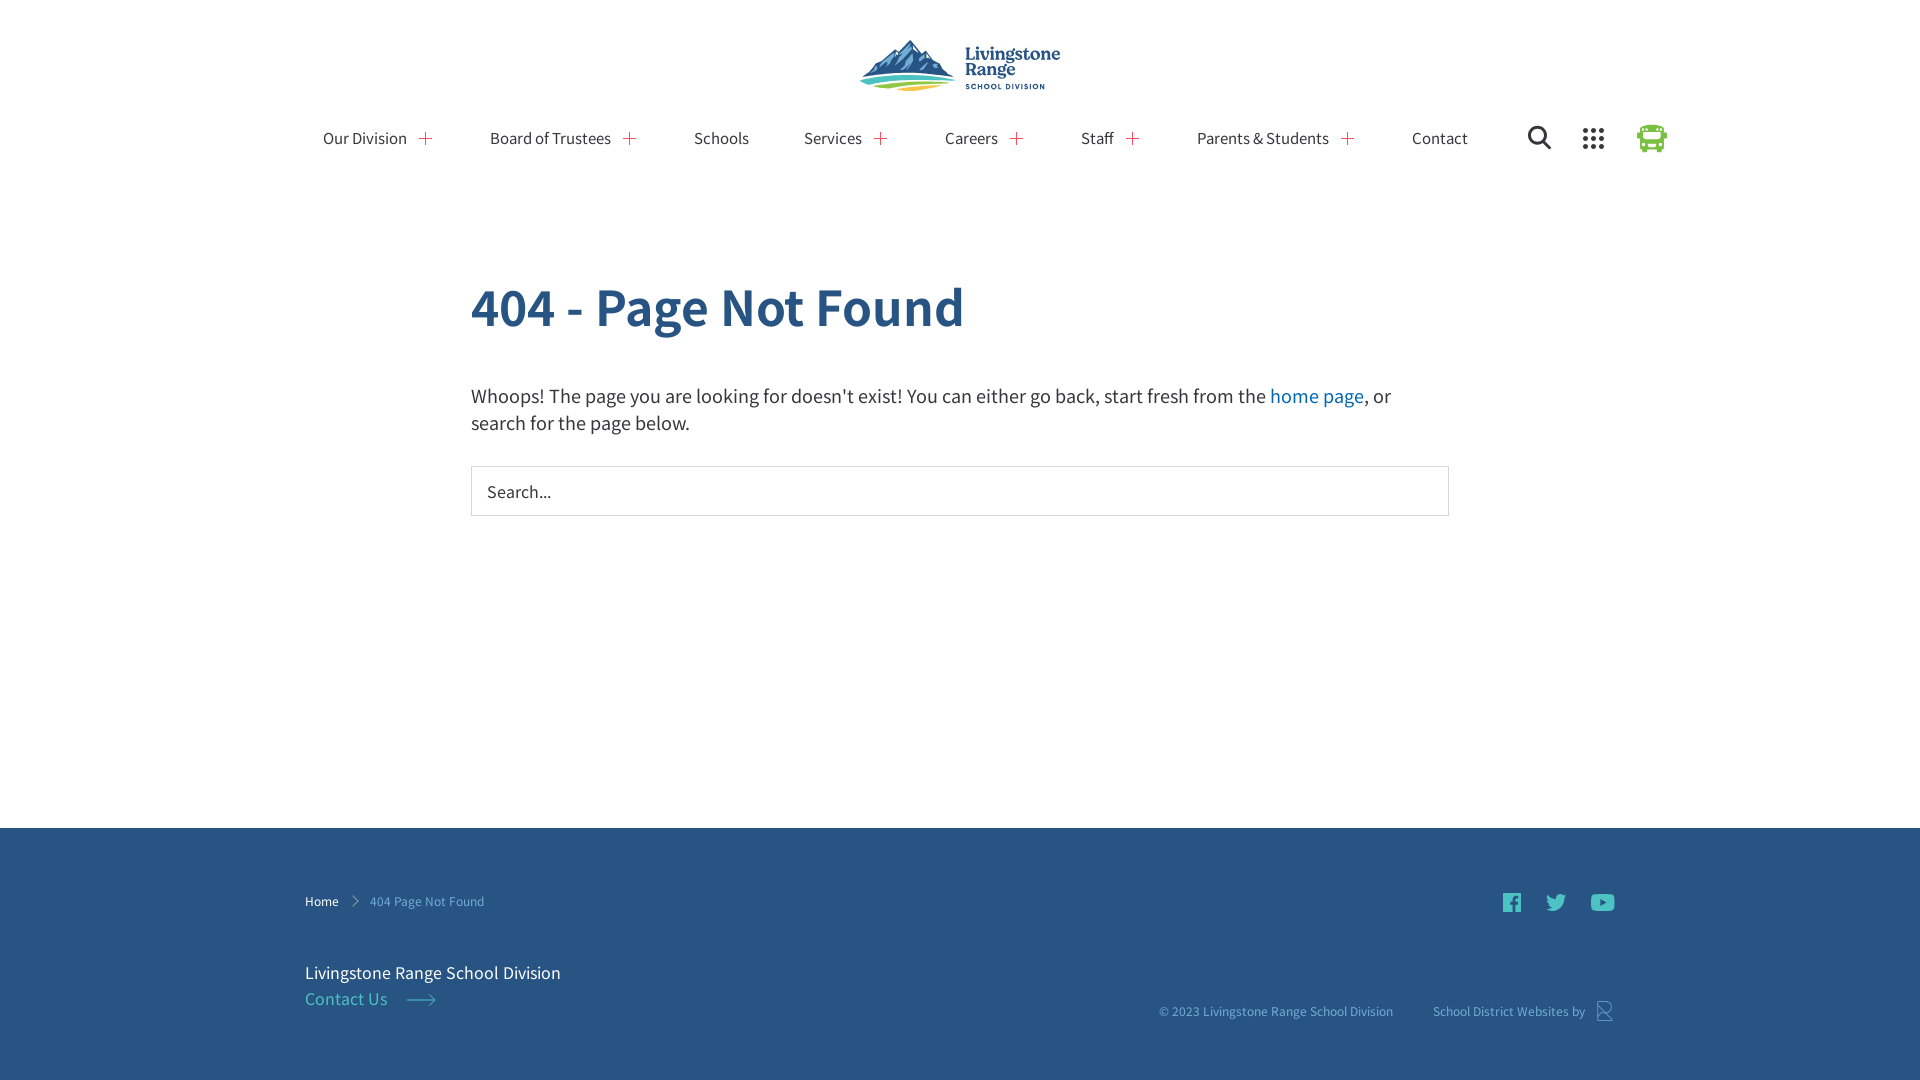 This screenshot has height=1080, width=1920. I want to click on 'Bus Status', so click(1636, 137).